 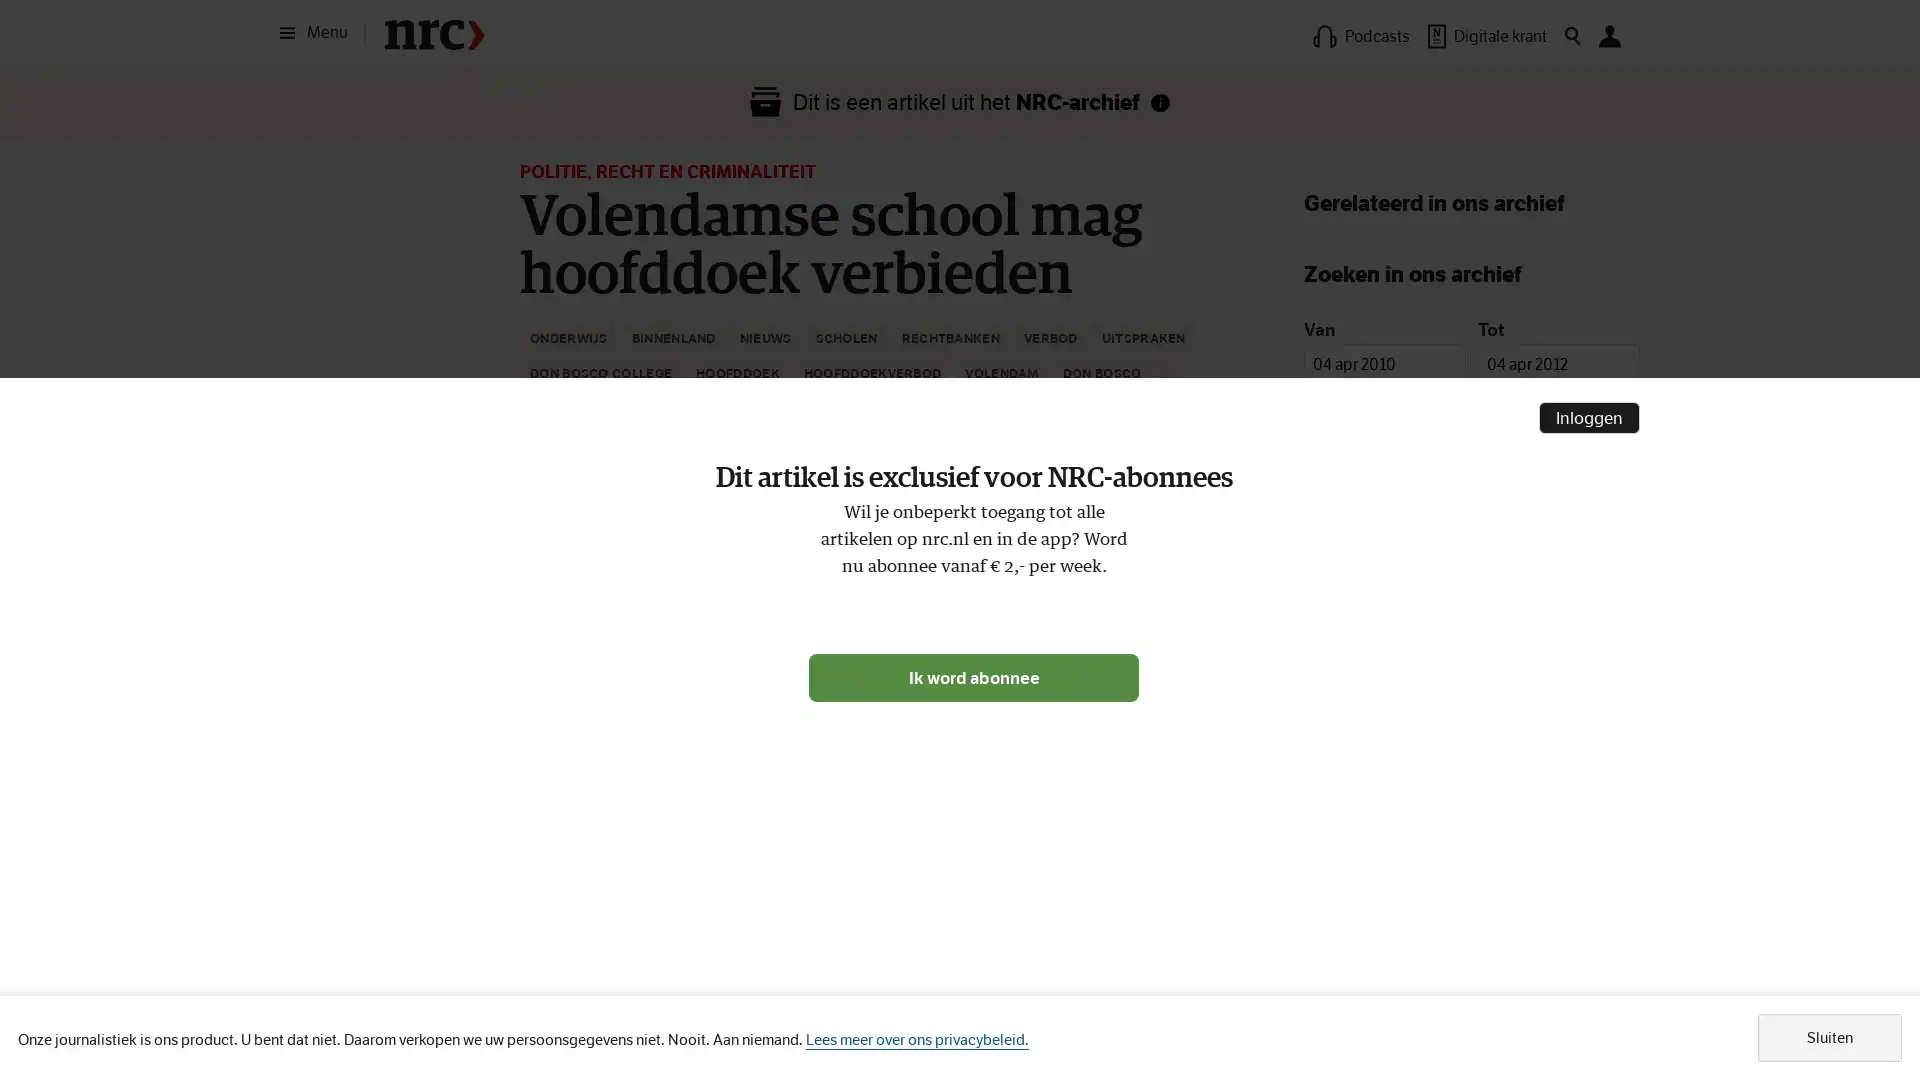 I want to click on Artikel delen, so click(x=679, y=609).